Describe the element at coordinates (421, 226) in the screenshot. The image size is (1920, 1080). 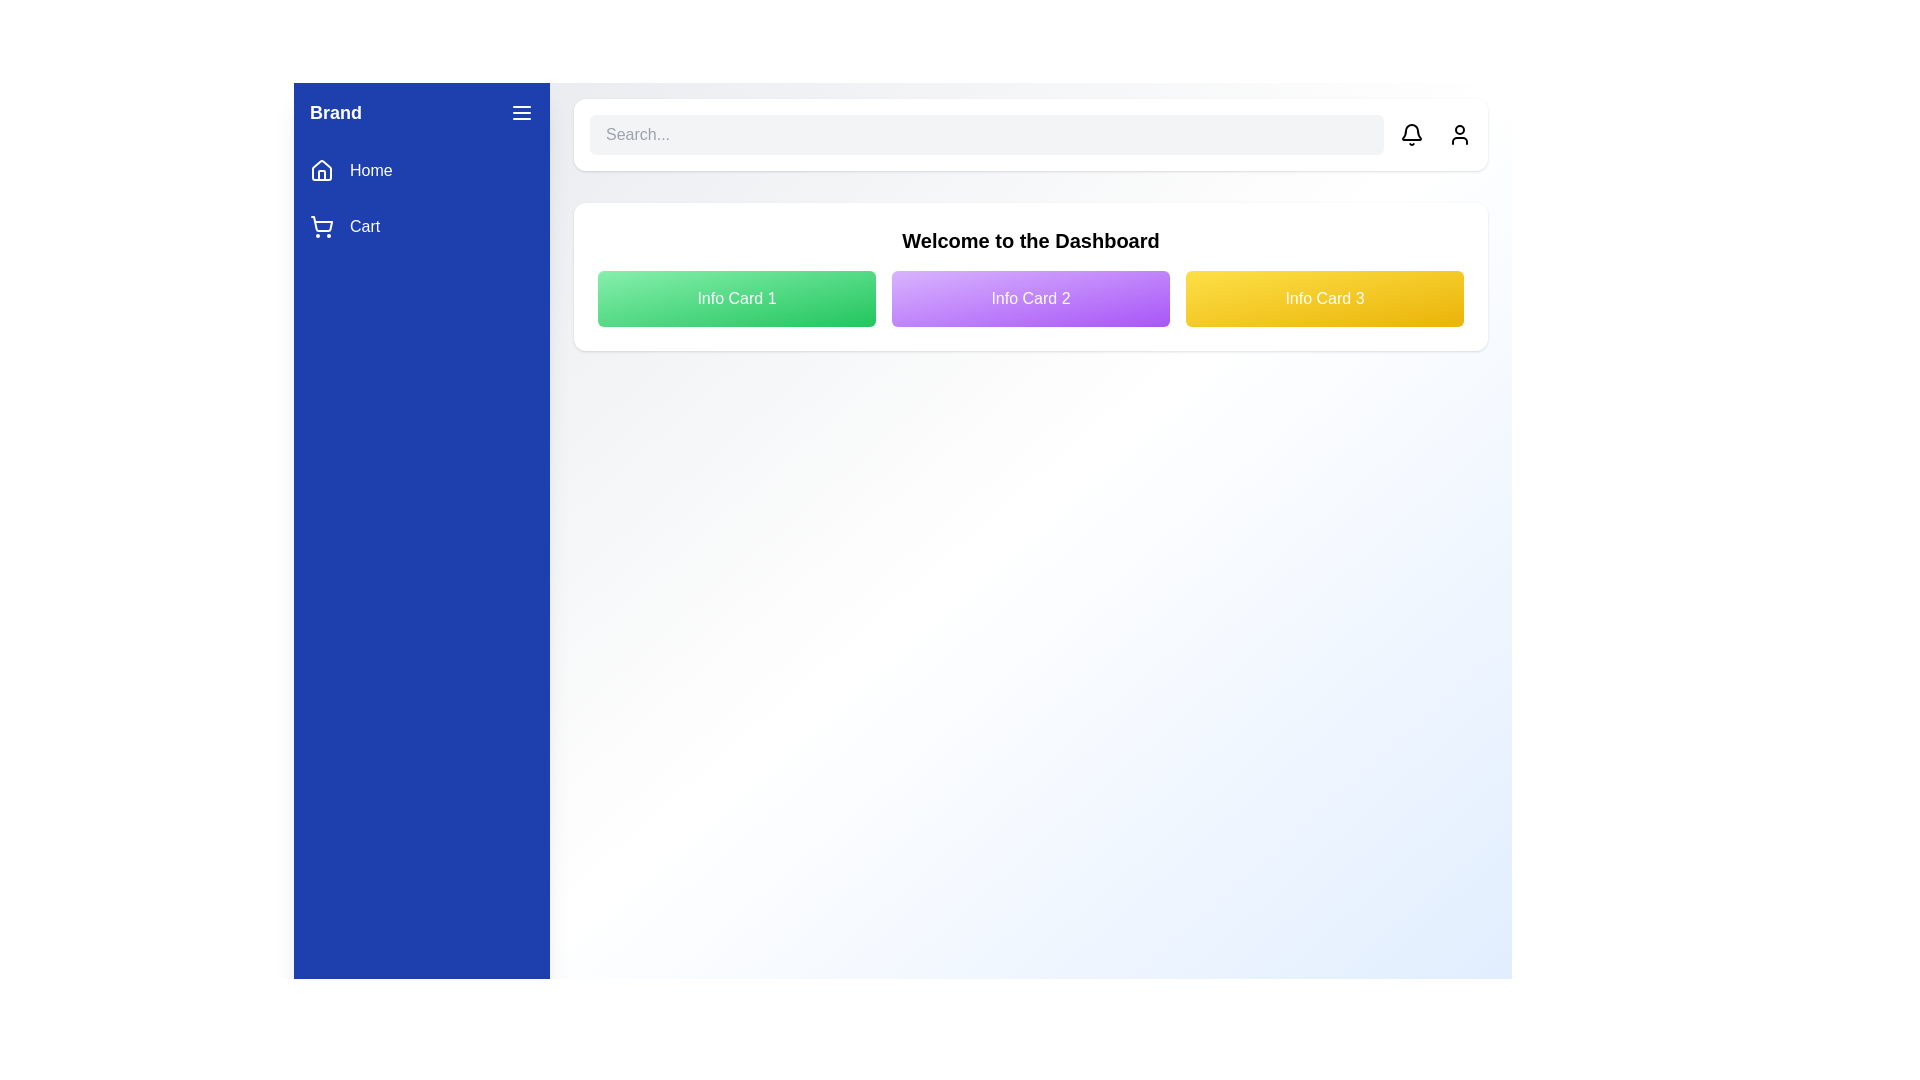
I see `the navigation menu item Cart` at that location.